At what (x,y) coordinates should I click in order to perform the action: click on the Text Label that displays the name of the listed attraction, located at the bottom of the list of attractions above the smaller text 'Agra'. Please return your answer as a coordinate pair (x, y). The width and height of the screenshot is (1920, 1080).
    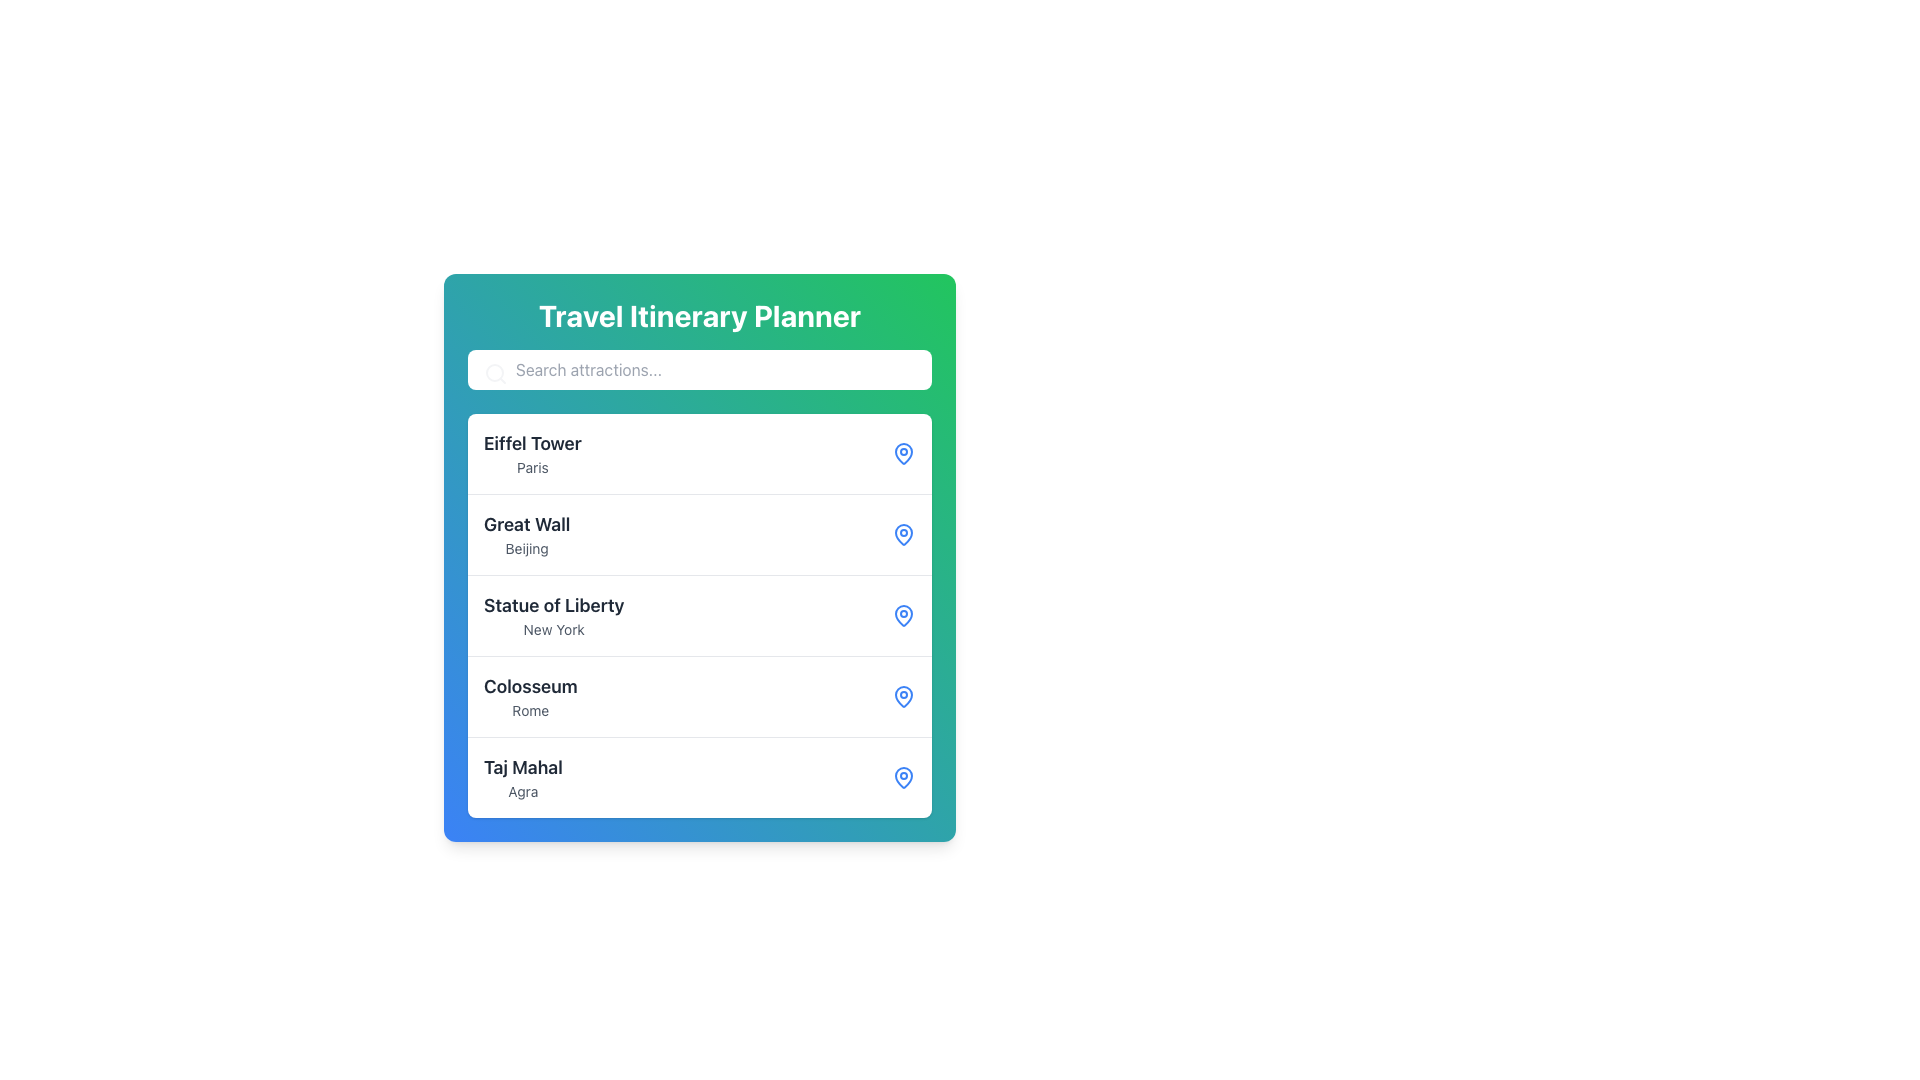
    Looking at the image, I should click on (523, 766).